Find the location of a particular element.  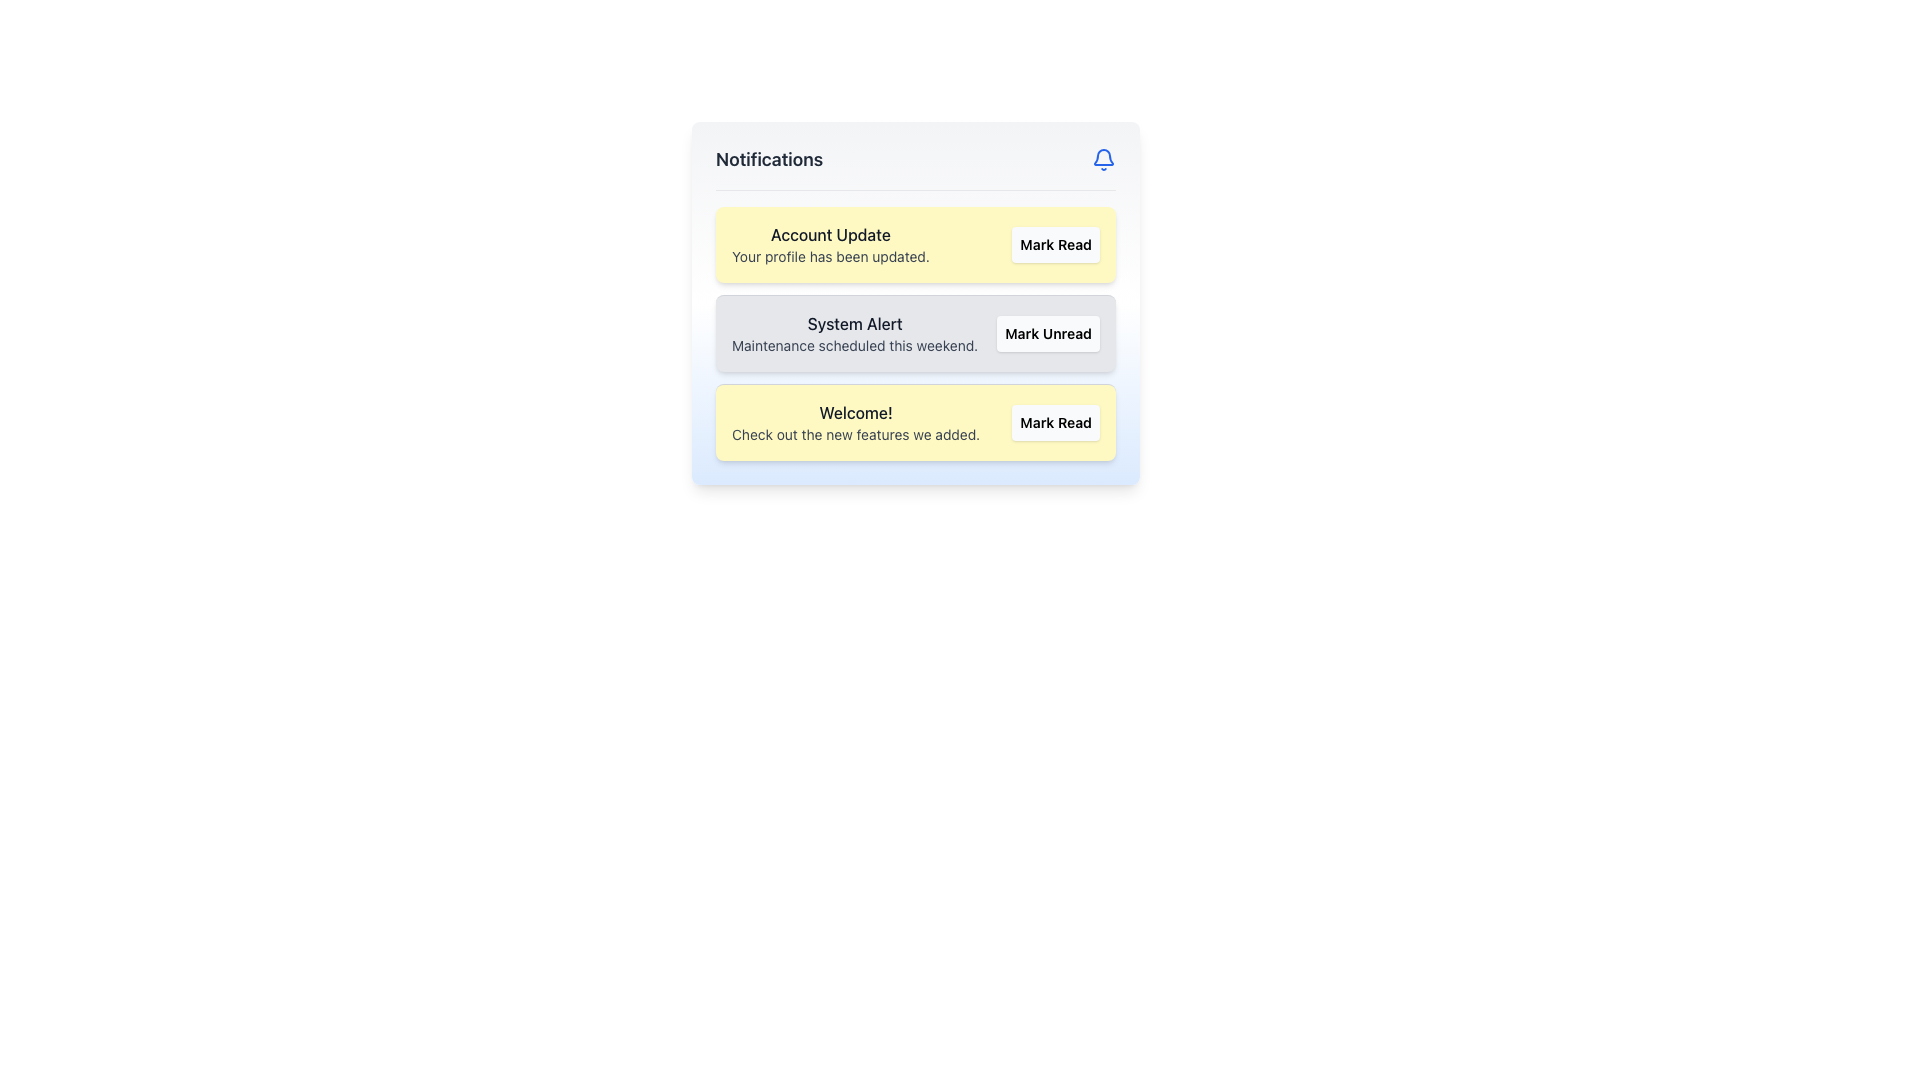

the text label that serves as a header for the second notification block, which summarizes the associated message about maintenance scheduled this weekend is located at coordinates (855, 323).